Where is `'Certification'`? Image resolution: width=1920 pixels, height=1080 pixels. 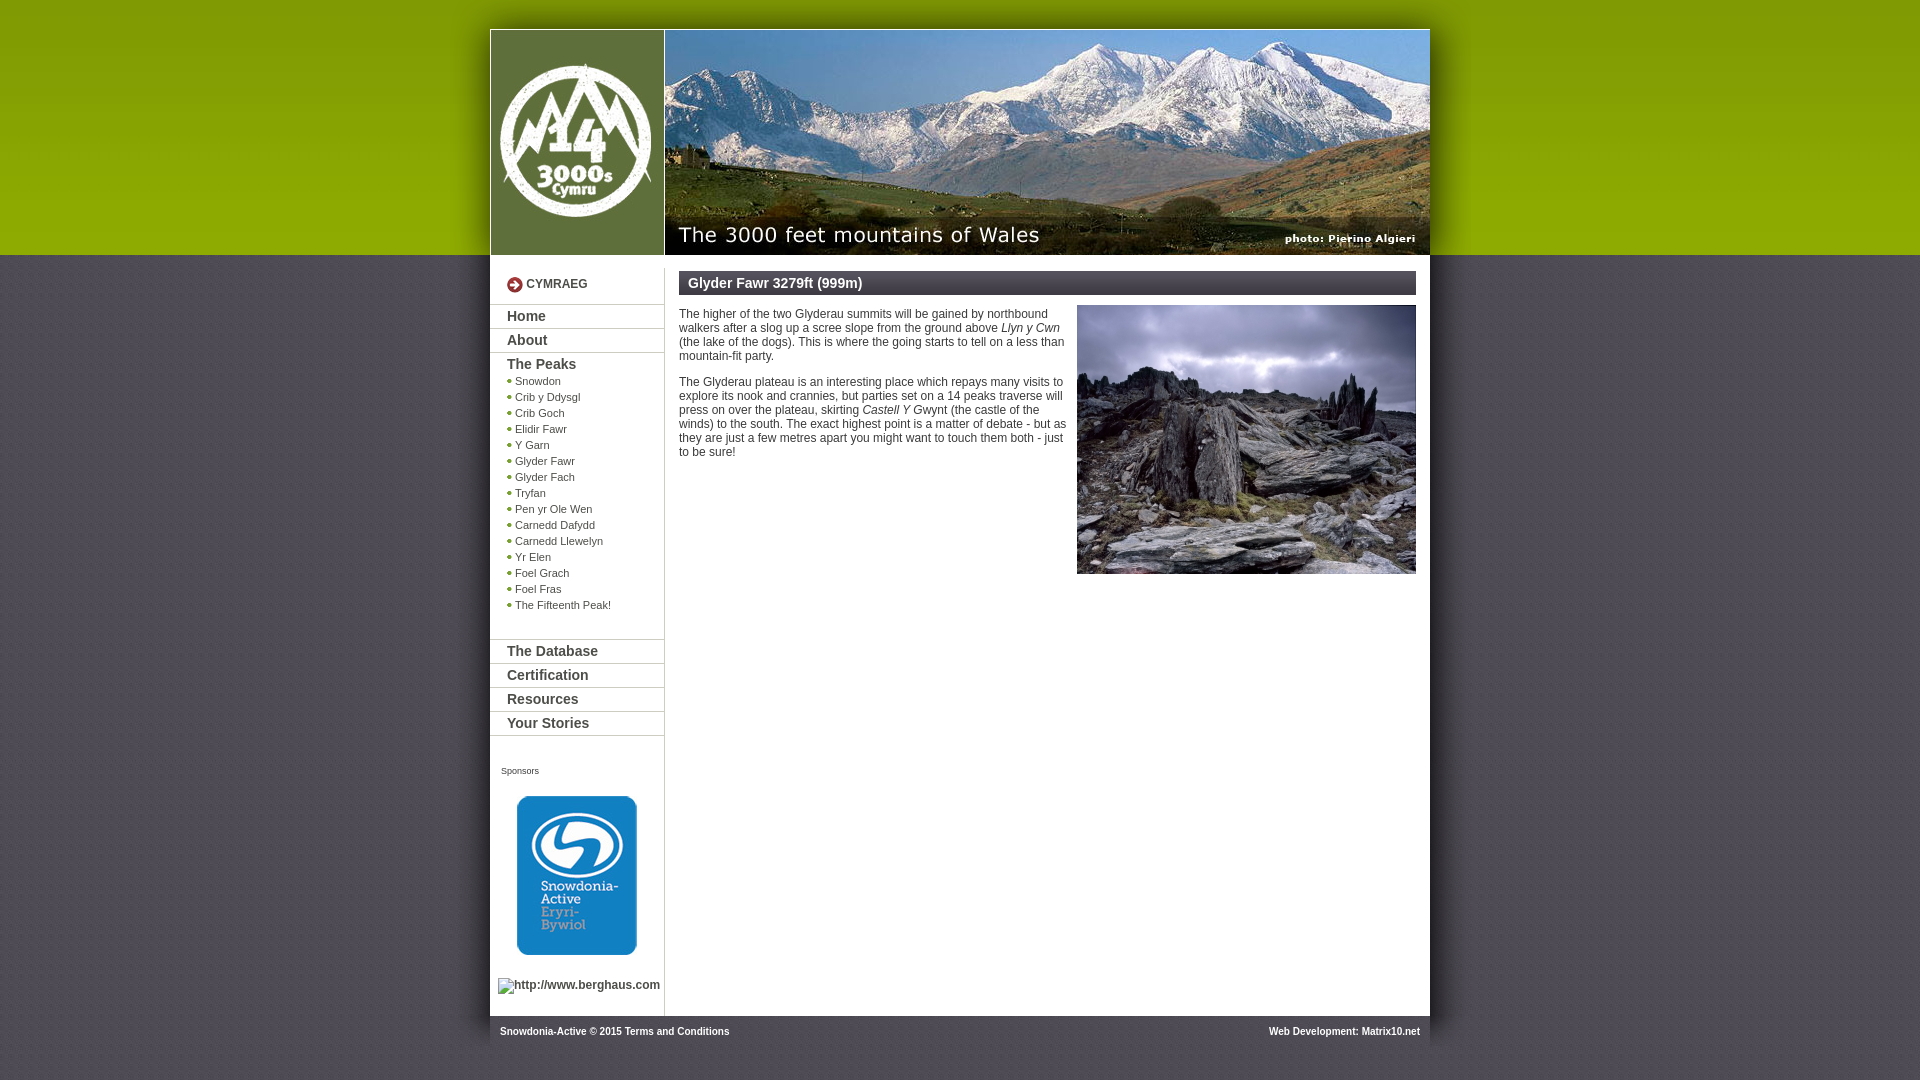 'Certification' is located at coordinates (507, 675).